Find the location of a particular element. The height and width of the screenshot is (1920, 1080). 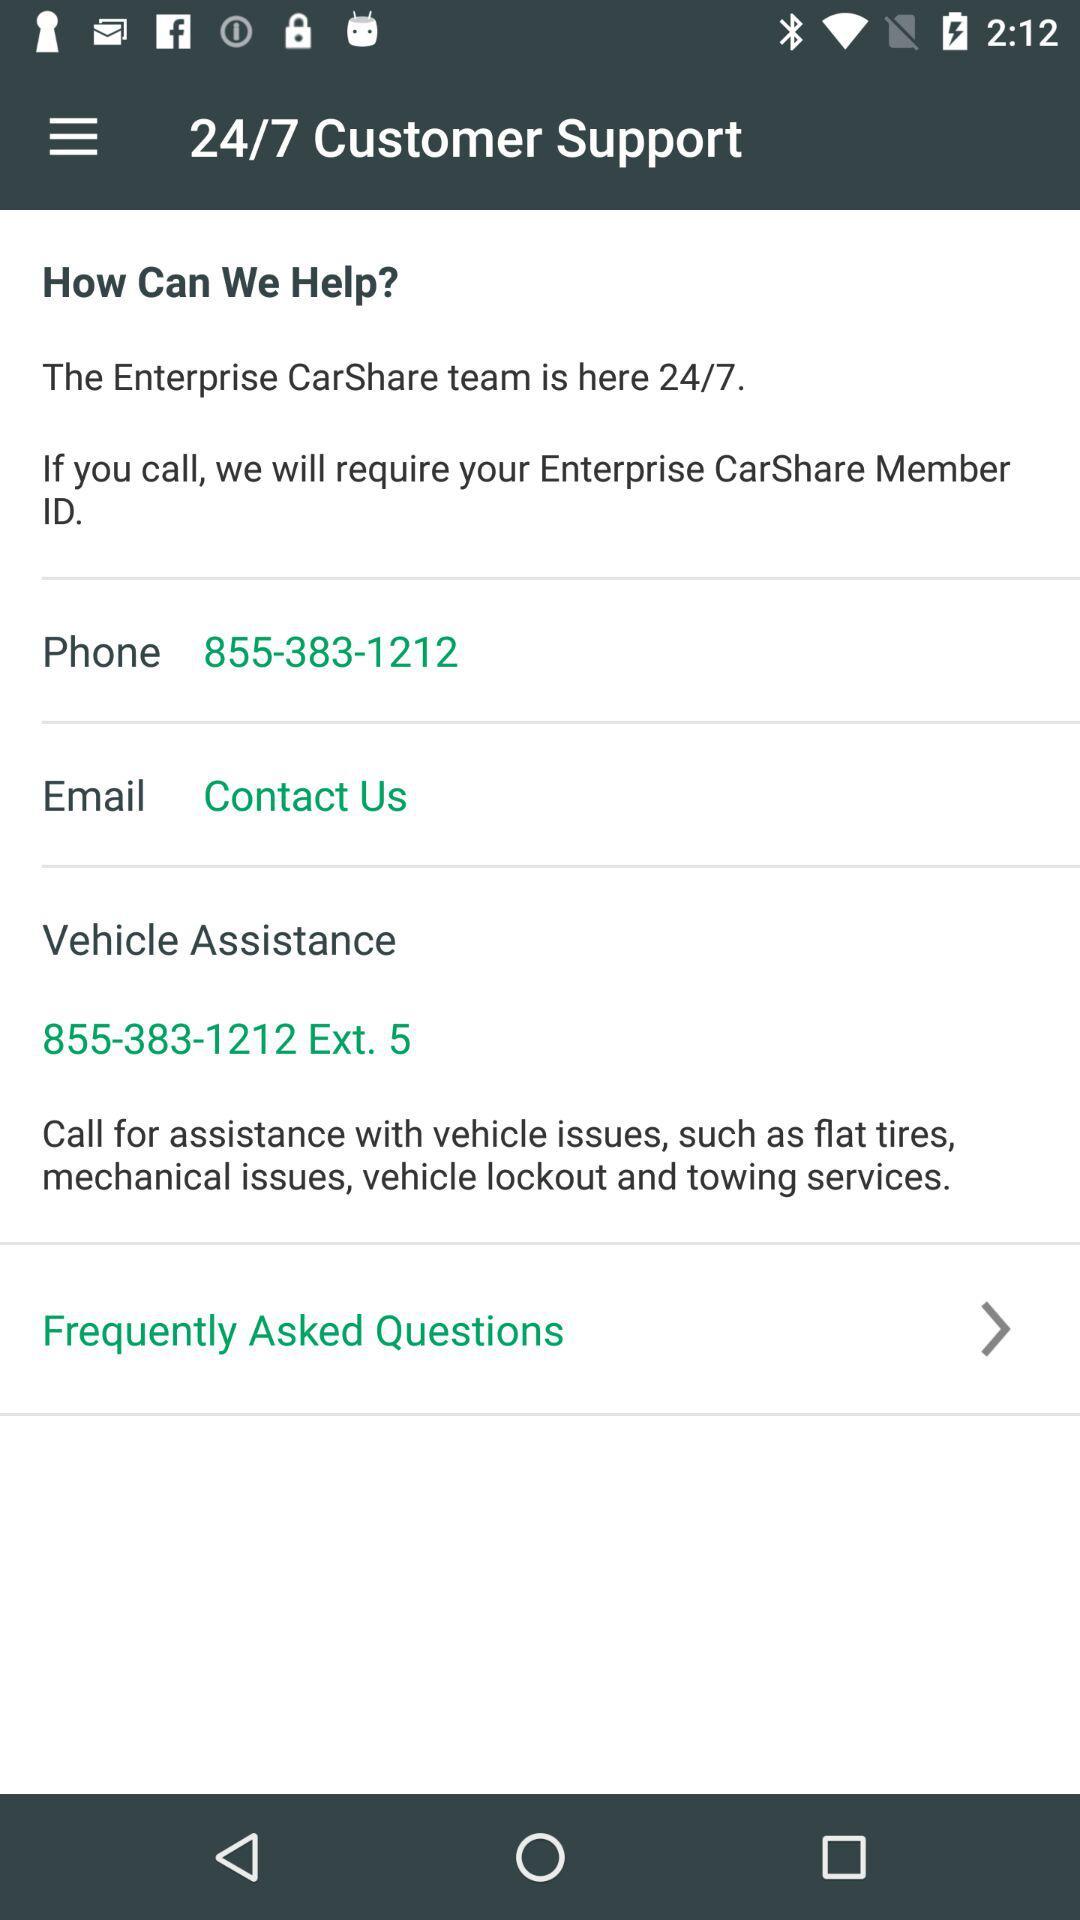

item to the right of the email icon is located at coordinates (284, 793).